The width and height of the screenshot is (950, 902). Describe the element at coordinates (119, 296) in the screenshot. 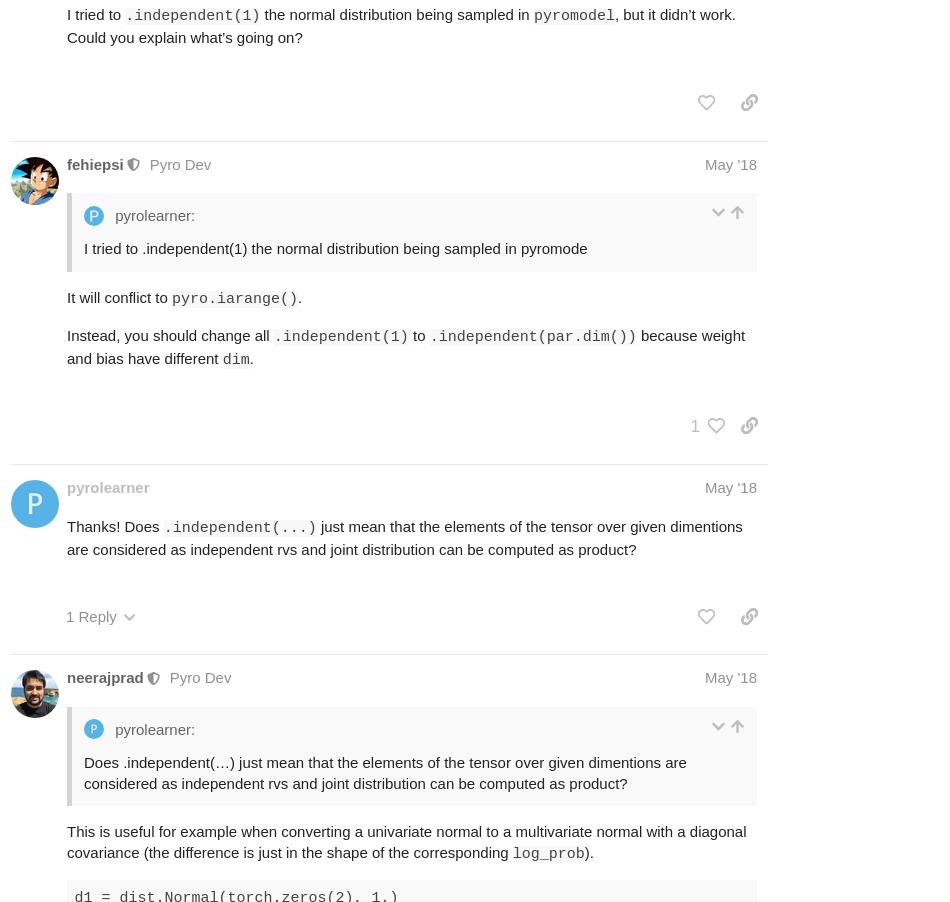

I see `'It will conflict to'` at that location.